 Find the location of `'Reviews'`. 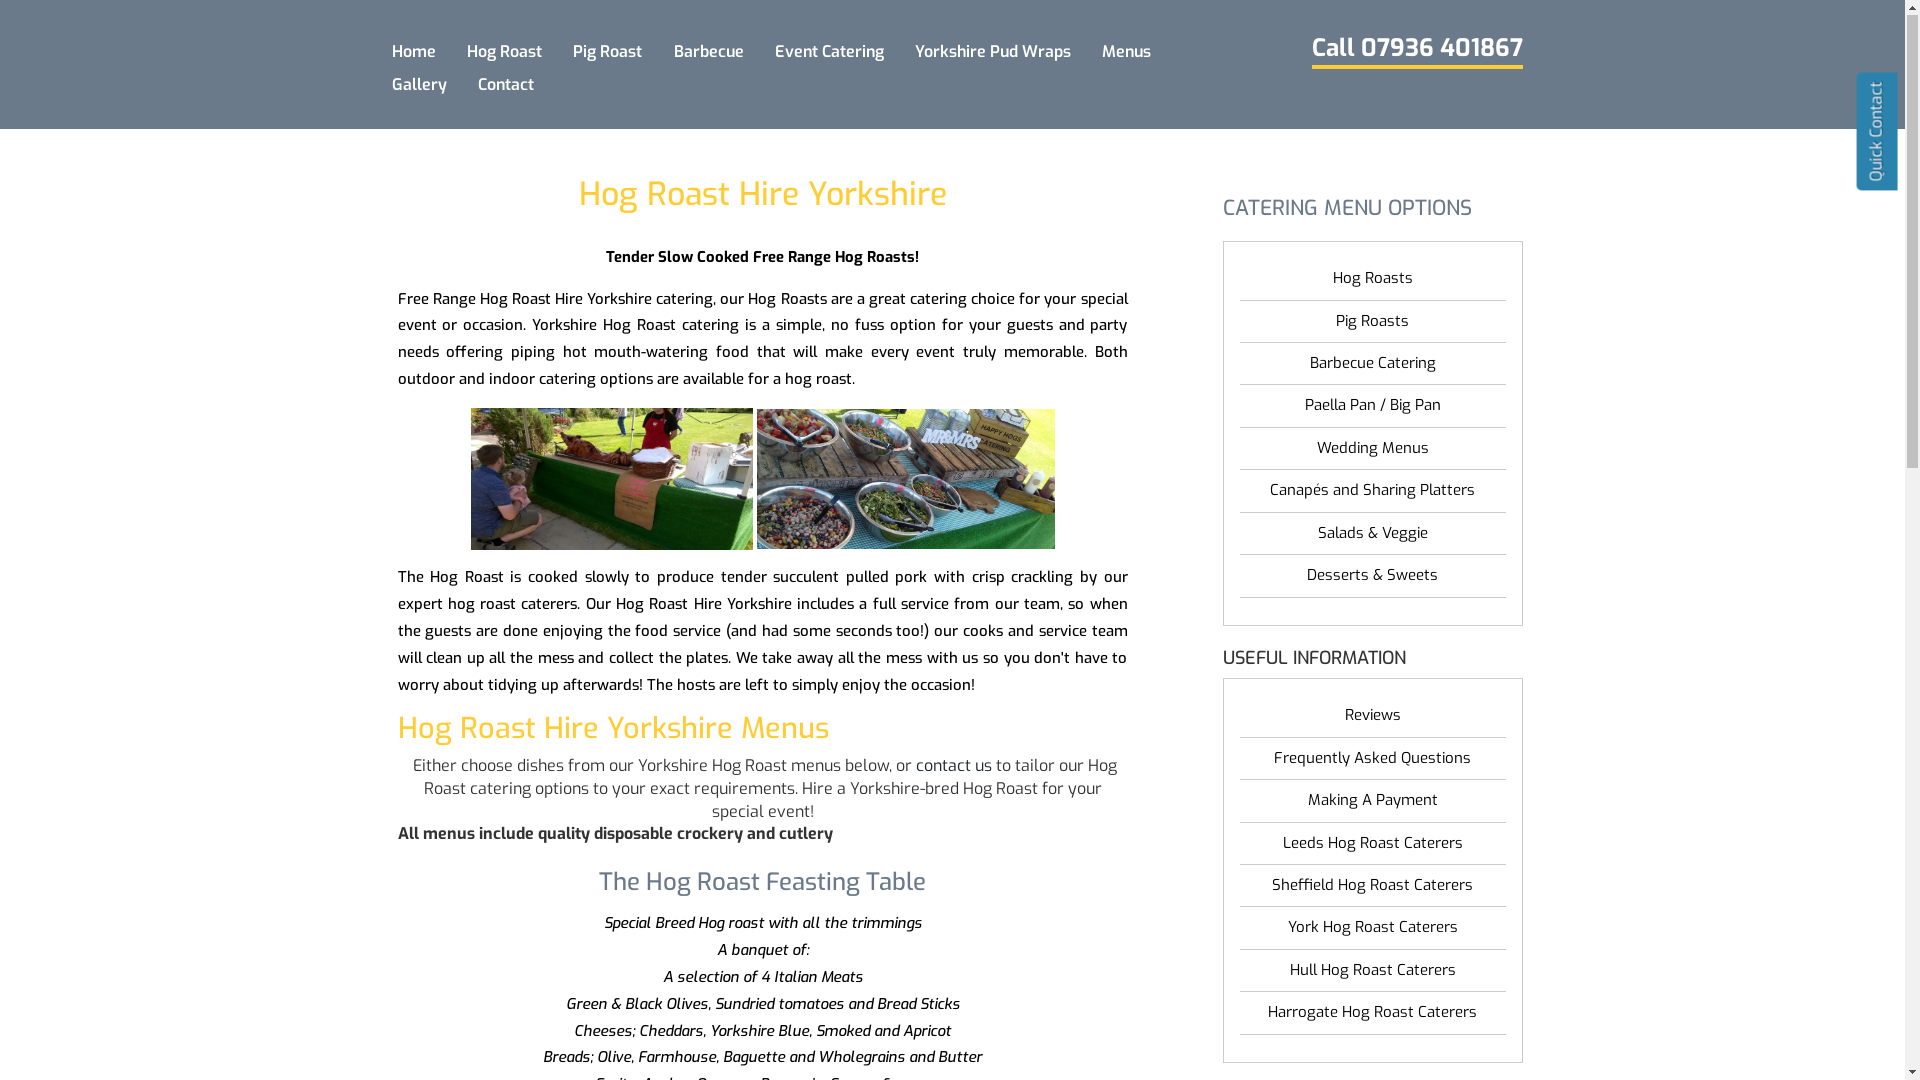

'Reviews' is located at coordinates (1371, 715).